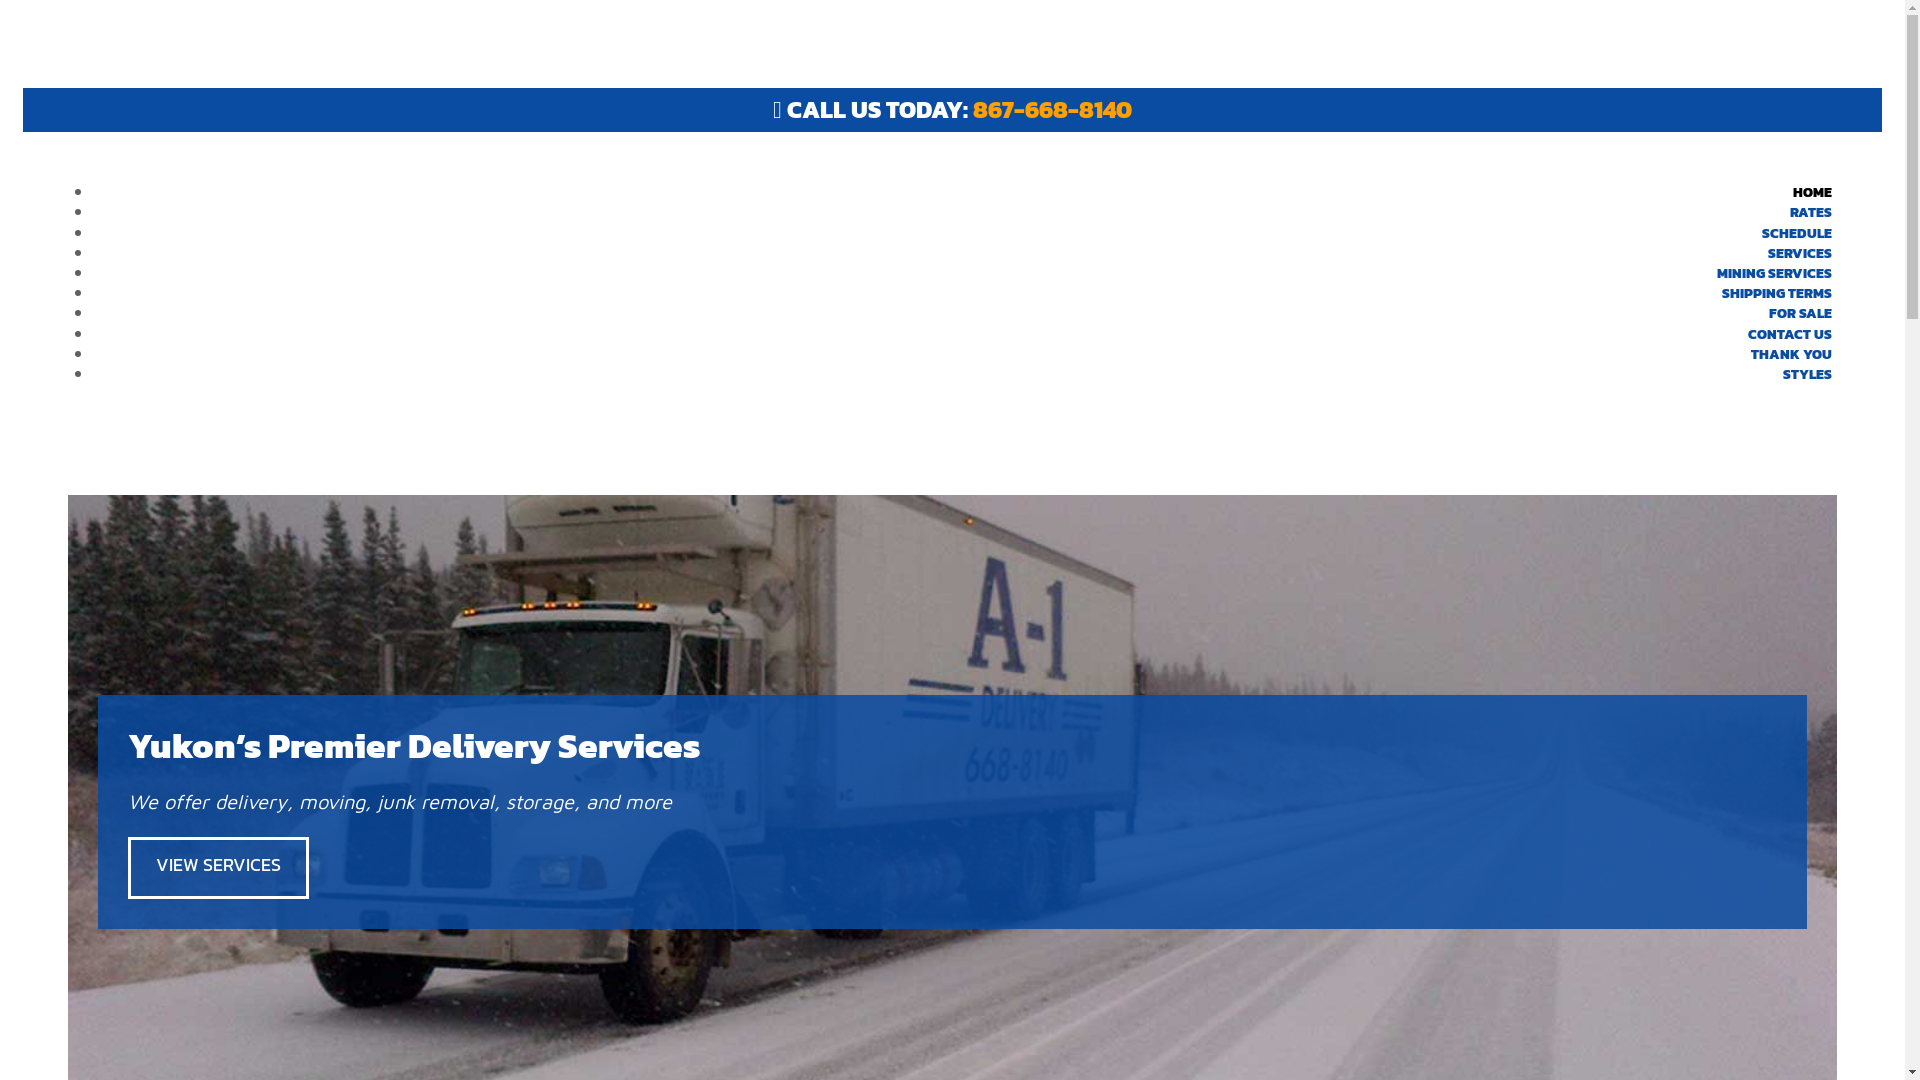  Describe the element at coordinates (1790, 332) in the screenshot. I see `'CONTACT US'` at that location.